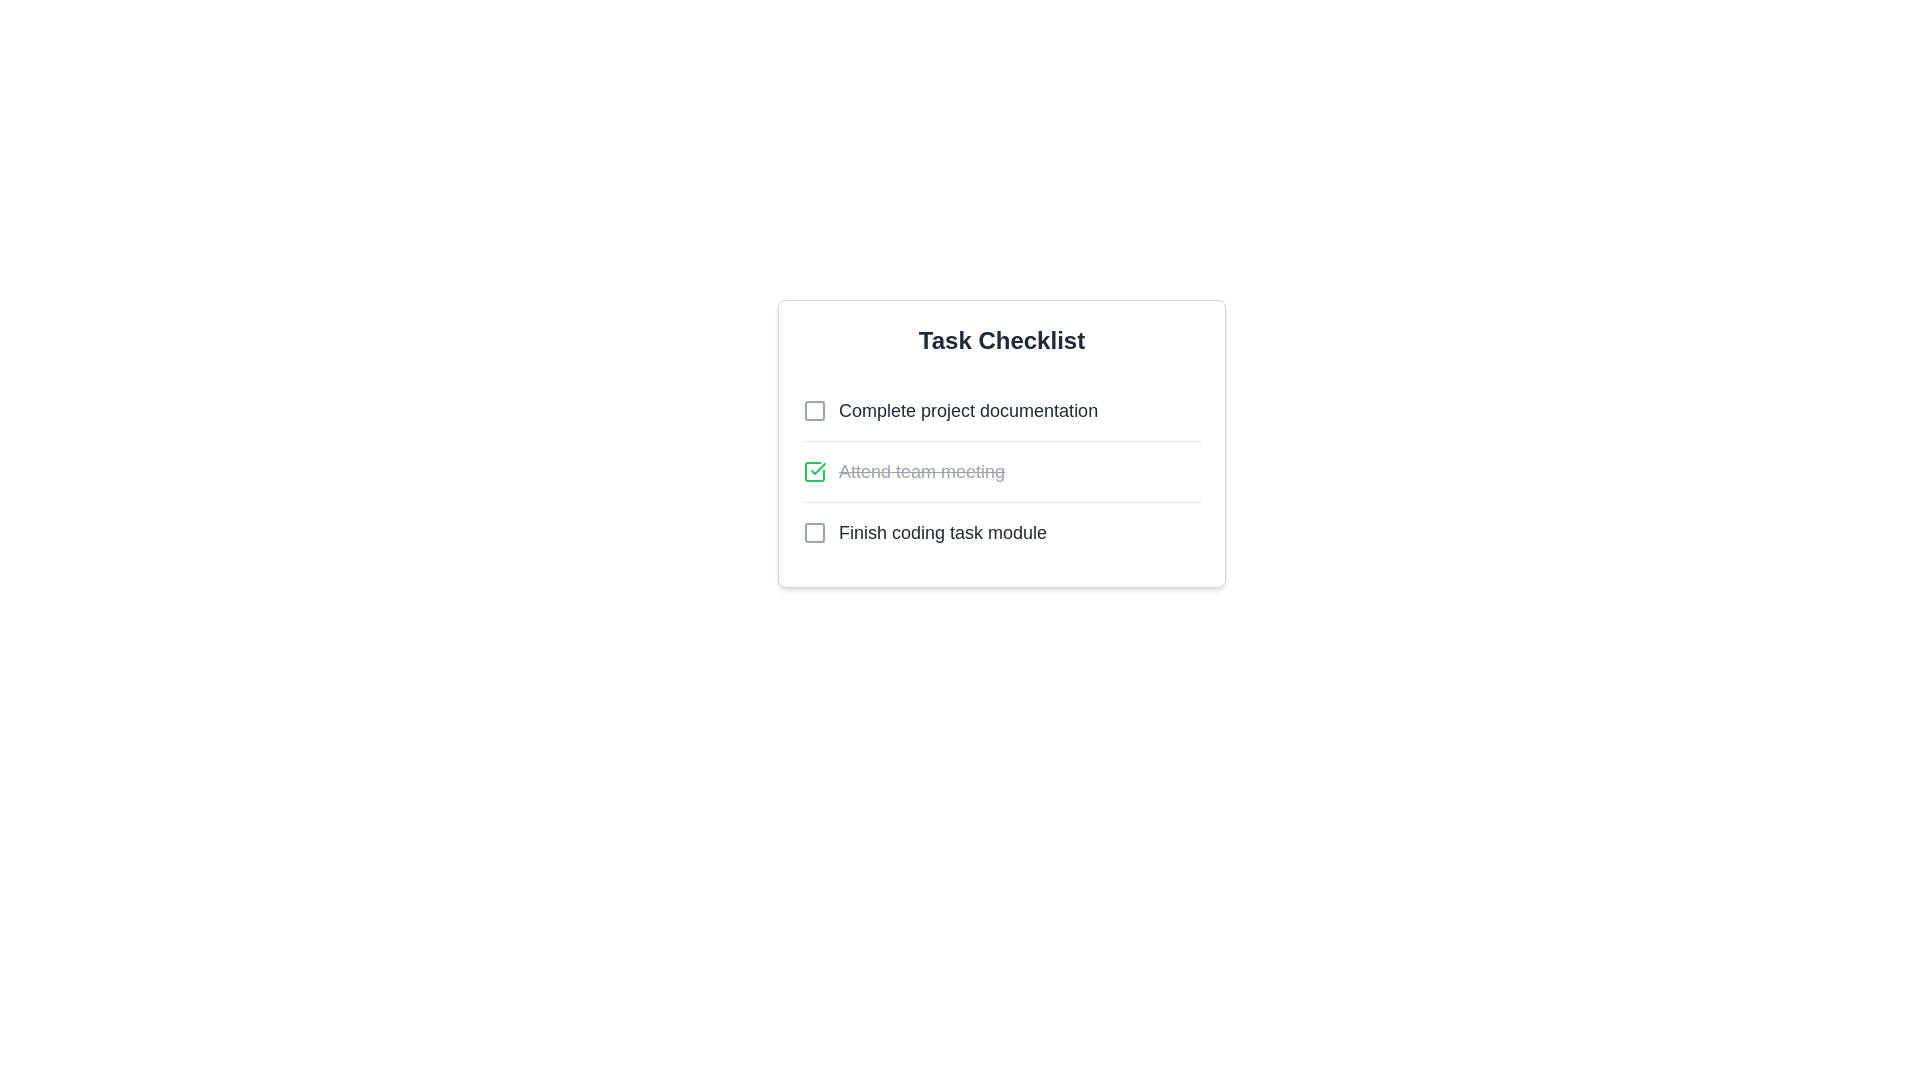  What do you see at coordinates (815, 410) in the screenshot?
I see `the interactive checkbox located under the 'Task Checklist' header` at bounding box center [815, 410].